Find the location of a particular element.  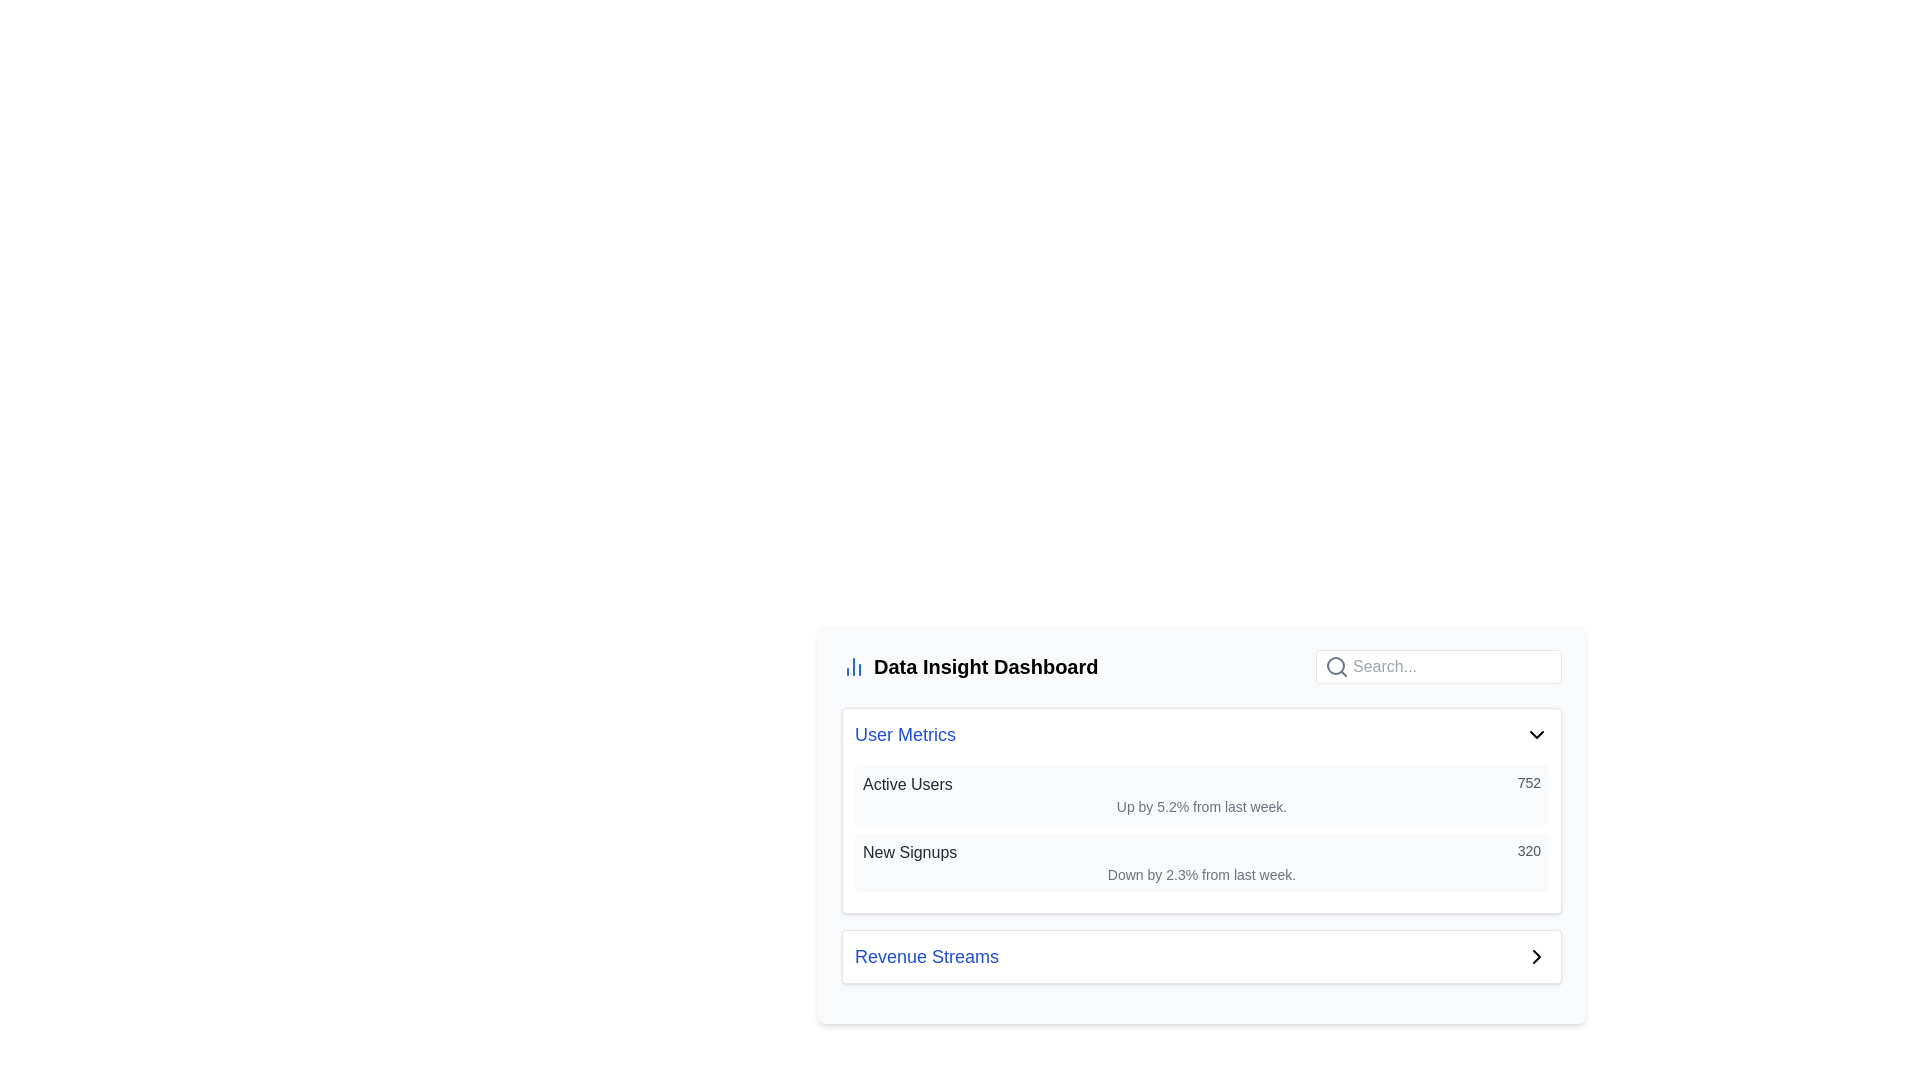

the text segment displaying 'Up by 5.2% from last week.' located within the 'Active Users' module, below the number '752' on the dashboard is located at coordinates (1200, 805).